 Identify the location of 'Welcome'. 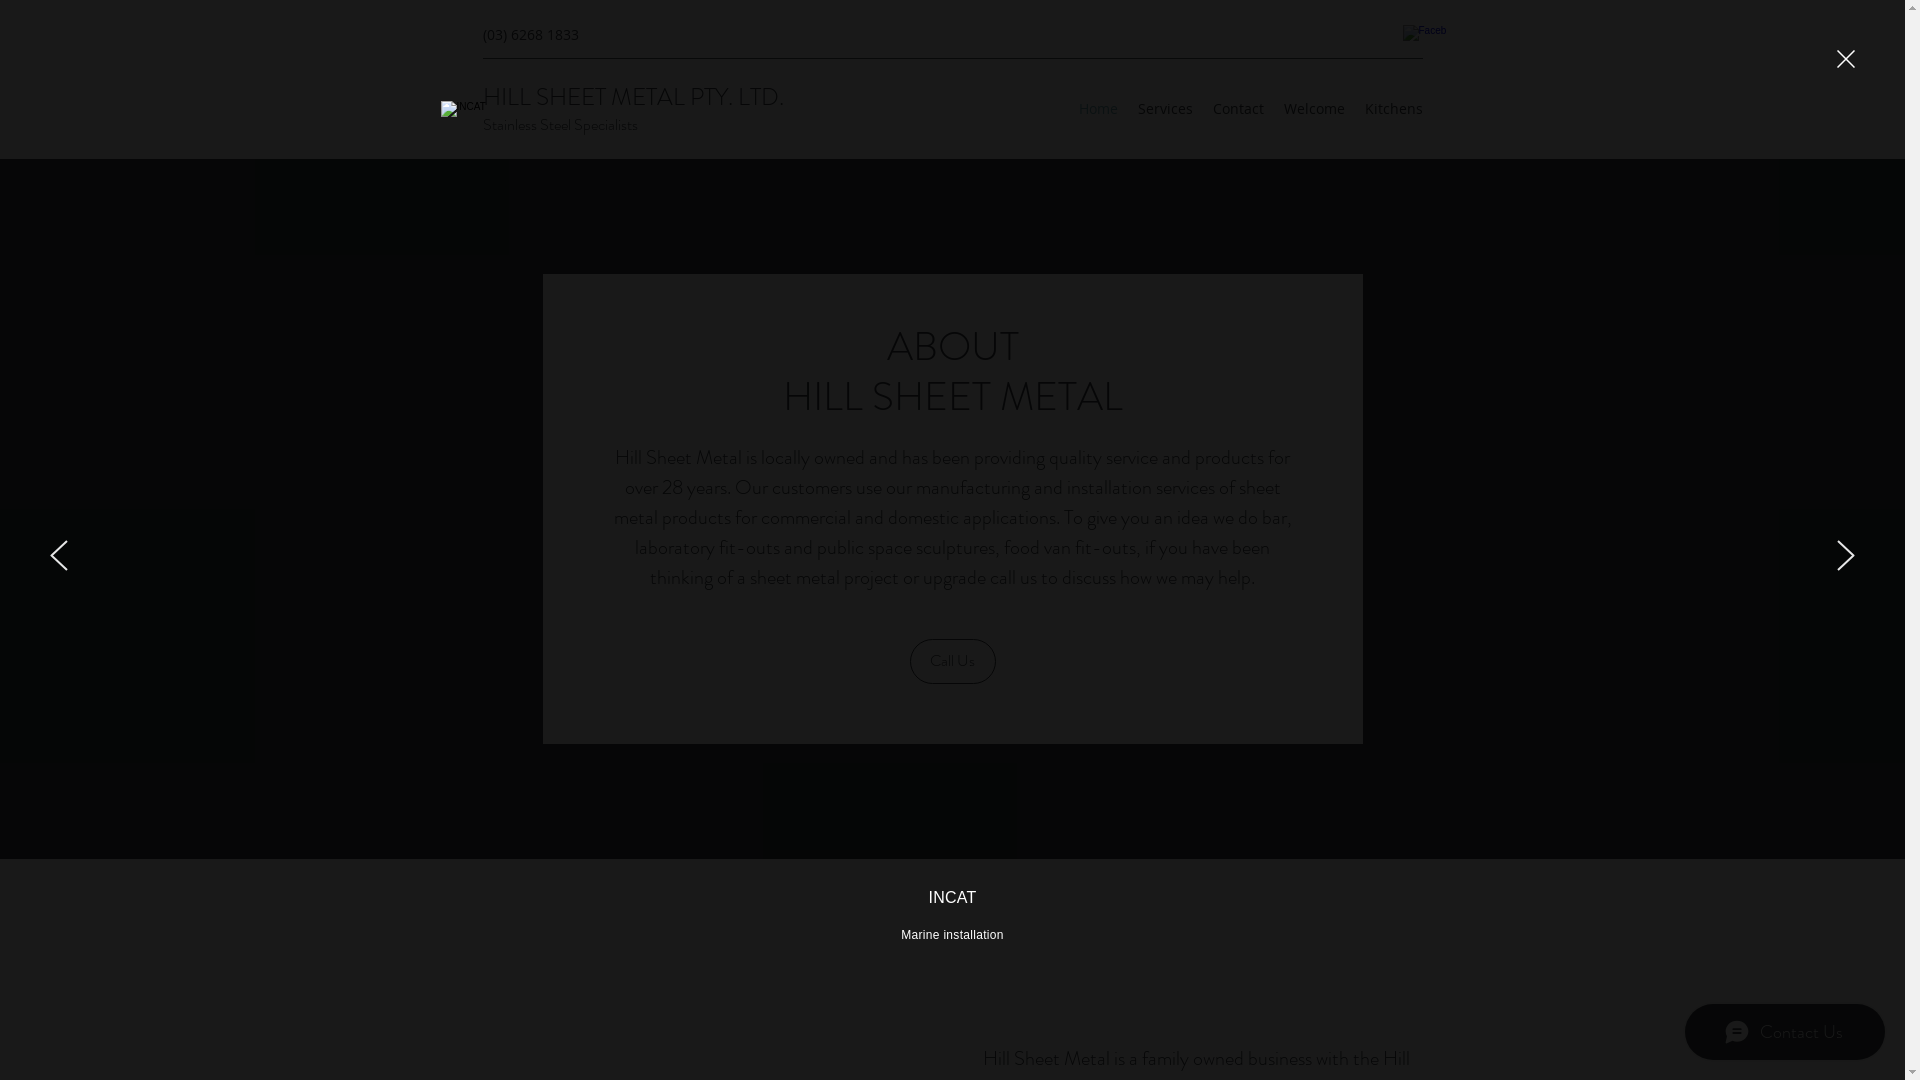
(1314, 108).